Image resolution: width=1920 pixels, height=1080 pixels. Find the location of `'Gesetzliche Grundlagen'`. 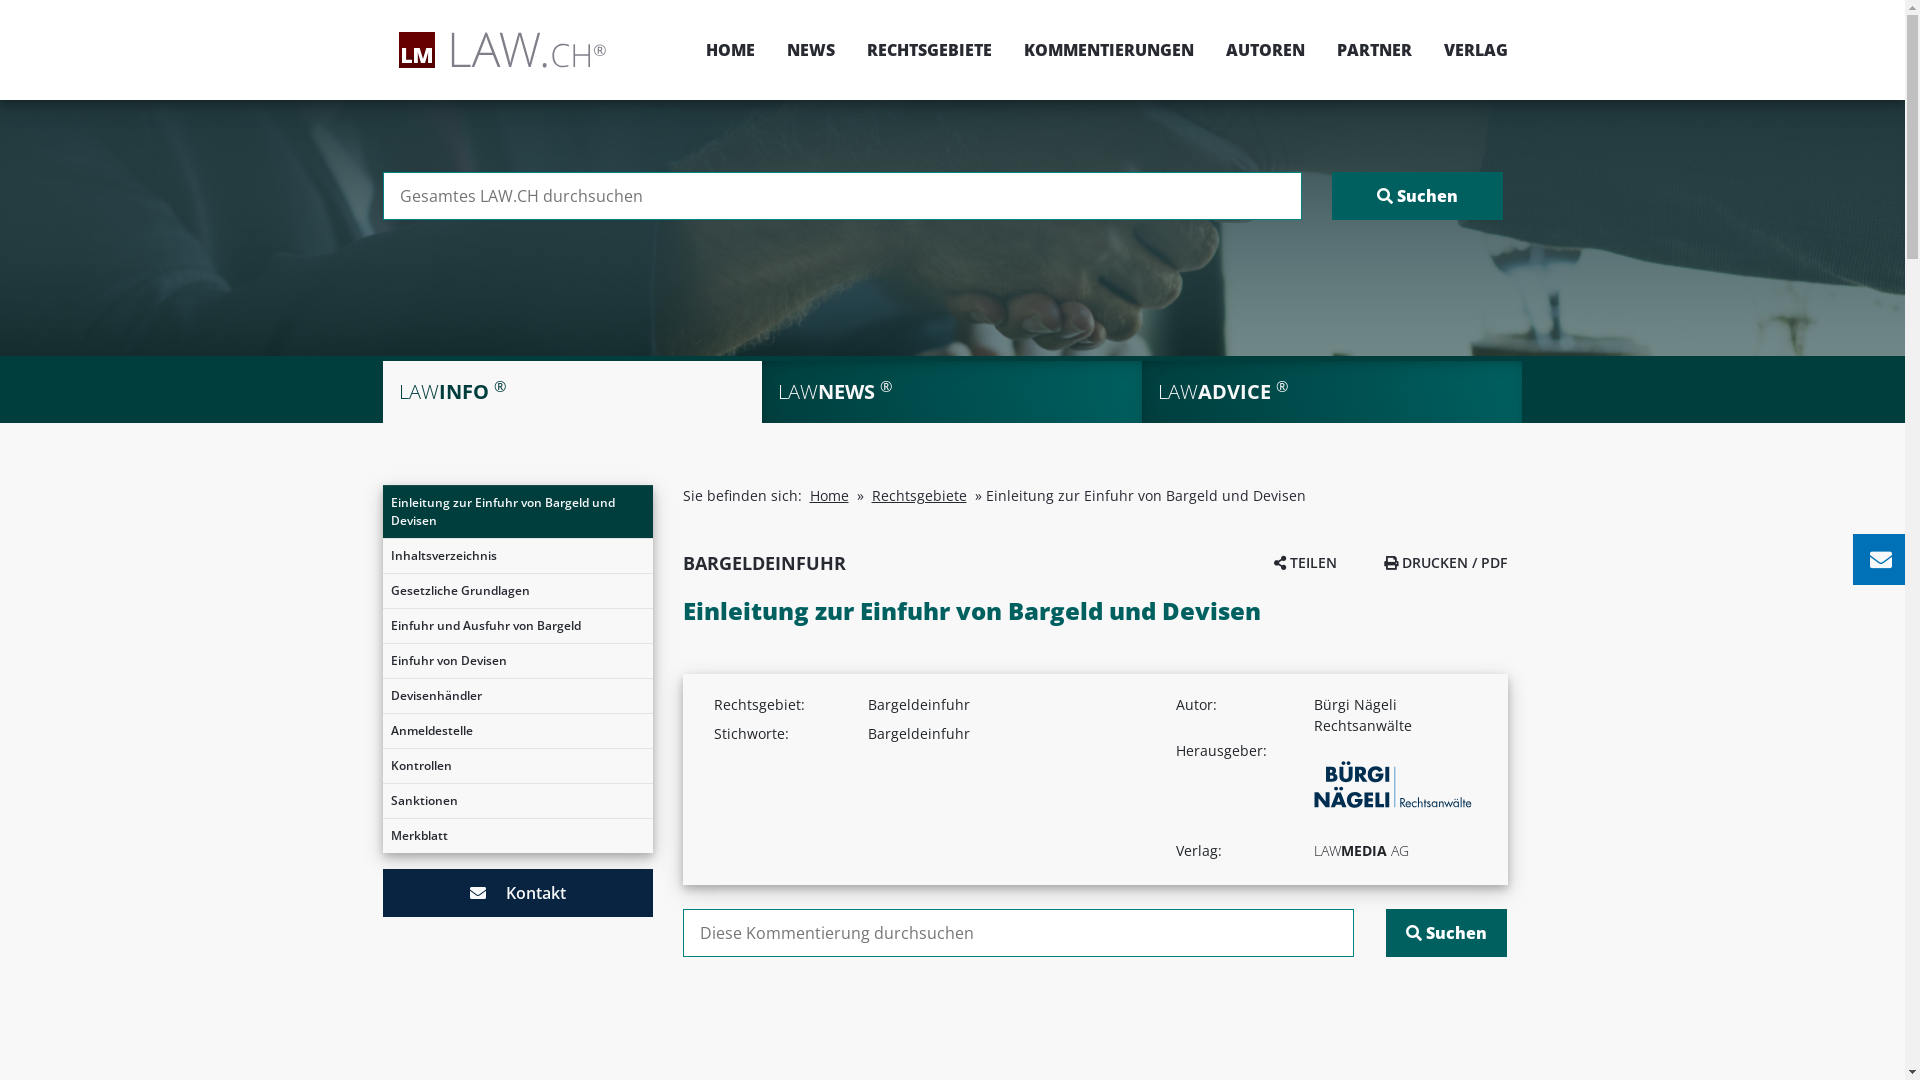

'Gesetzliche Grundlagen' is located at coordinates (517, 589).